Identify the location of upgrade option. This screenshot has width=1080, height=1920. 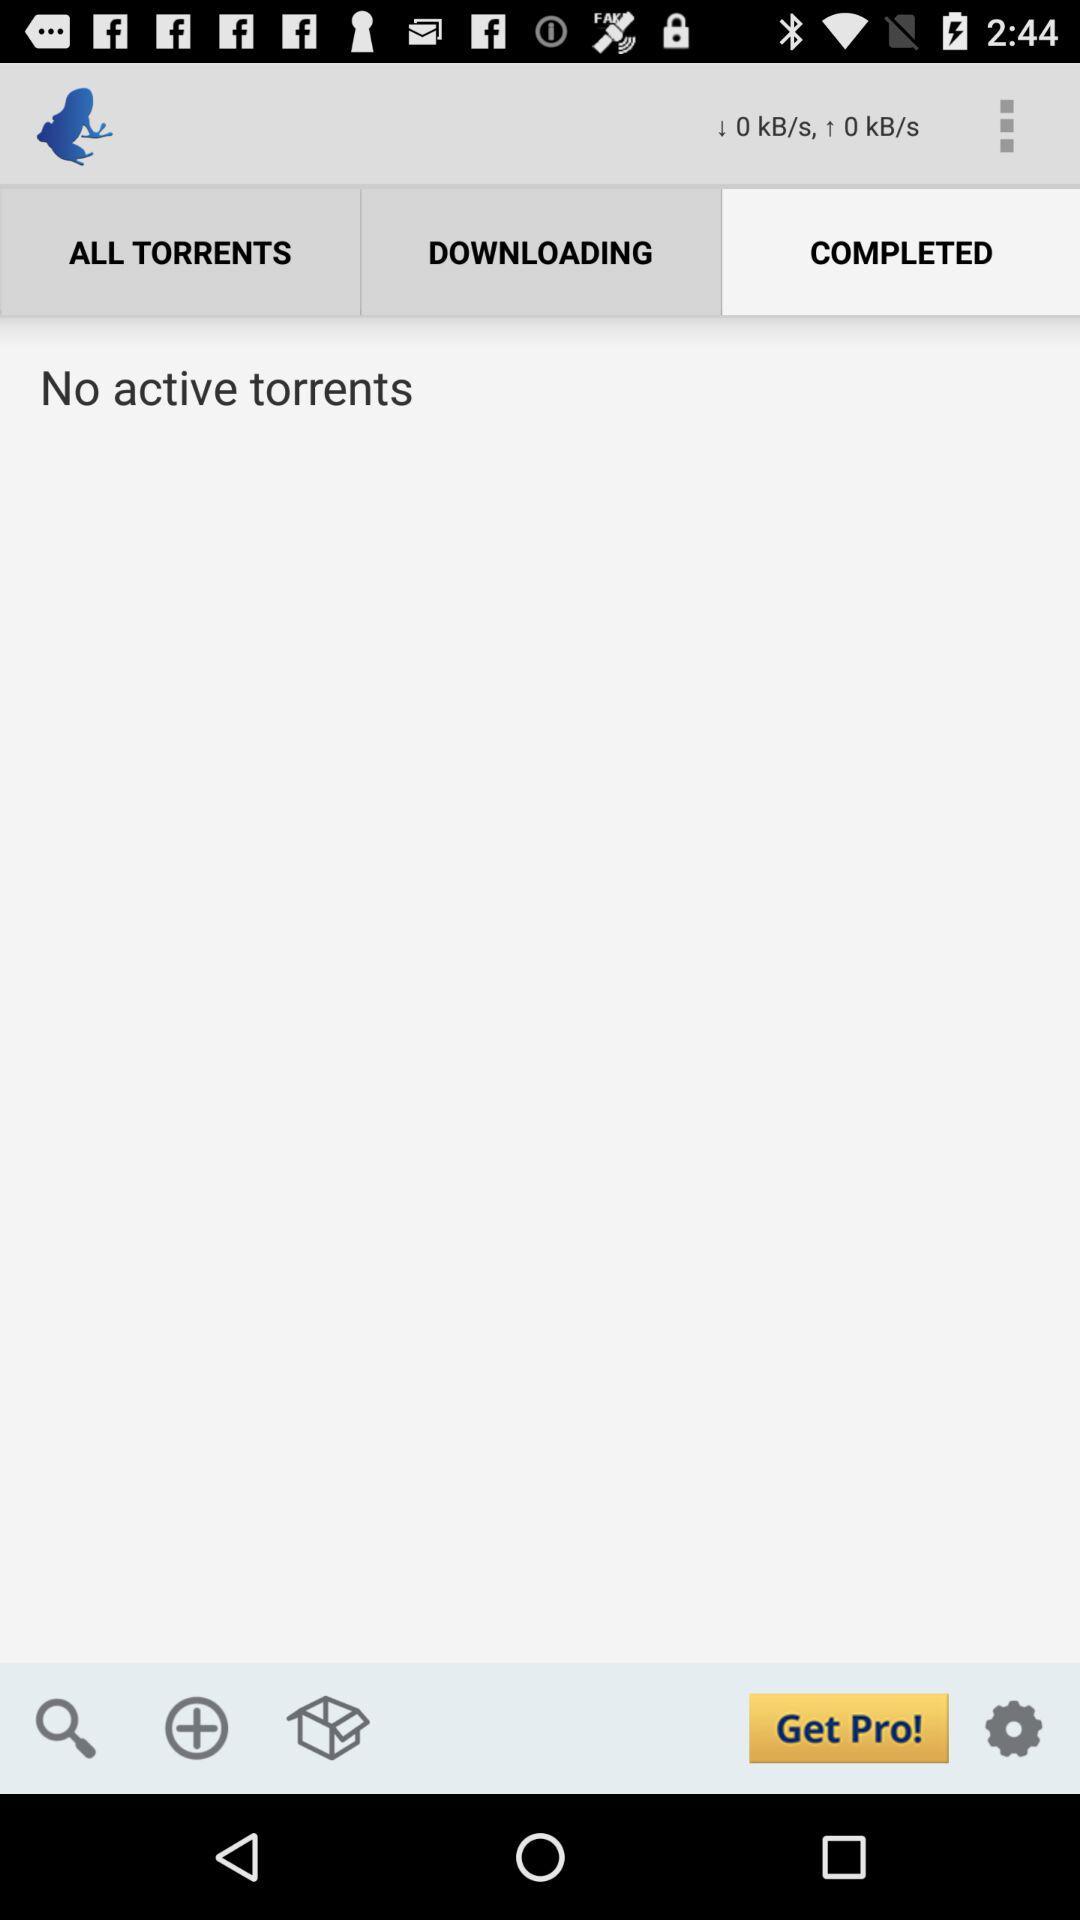
(848, 1727).